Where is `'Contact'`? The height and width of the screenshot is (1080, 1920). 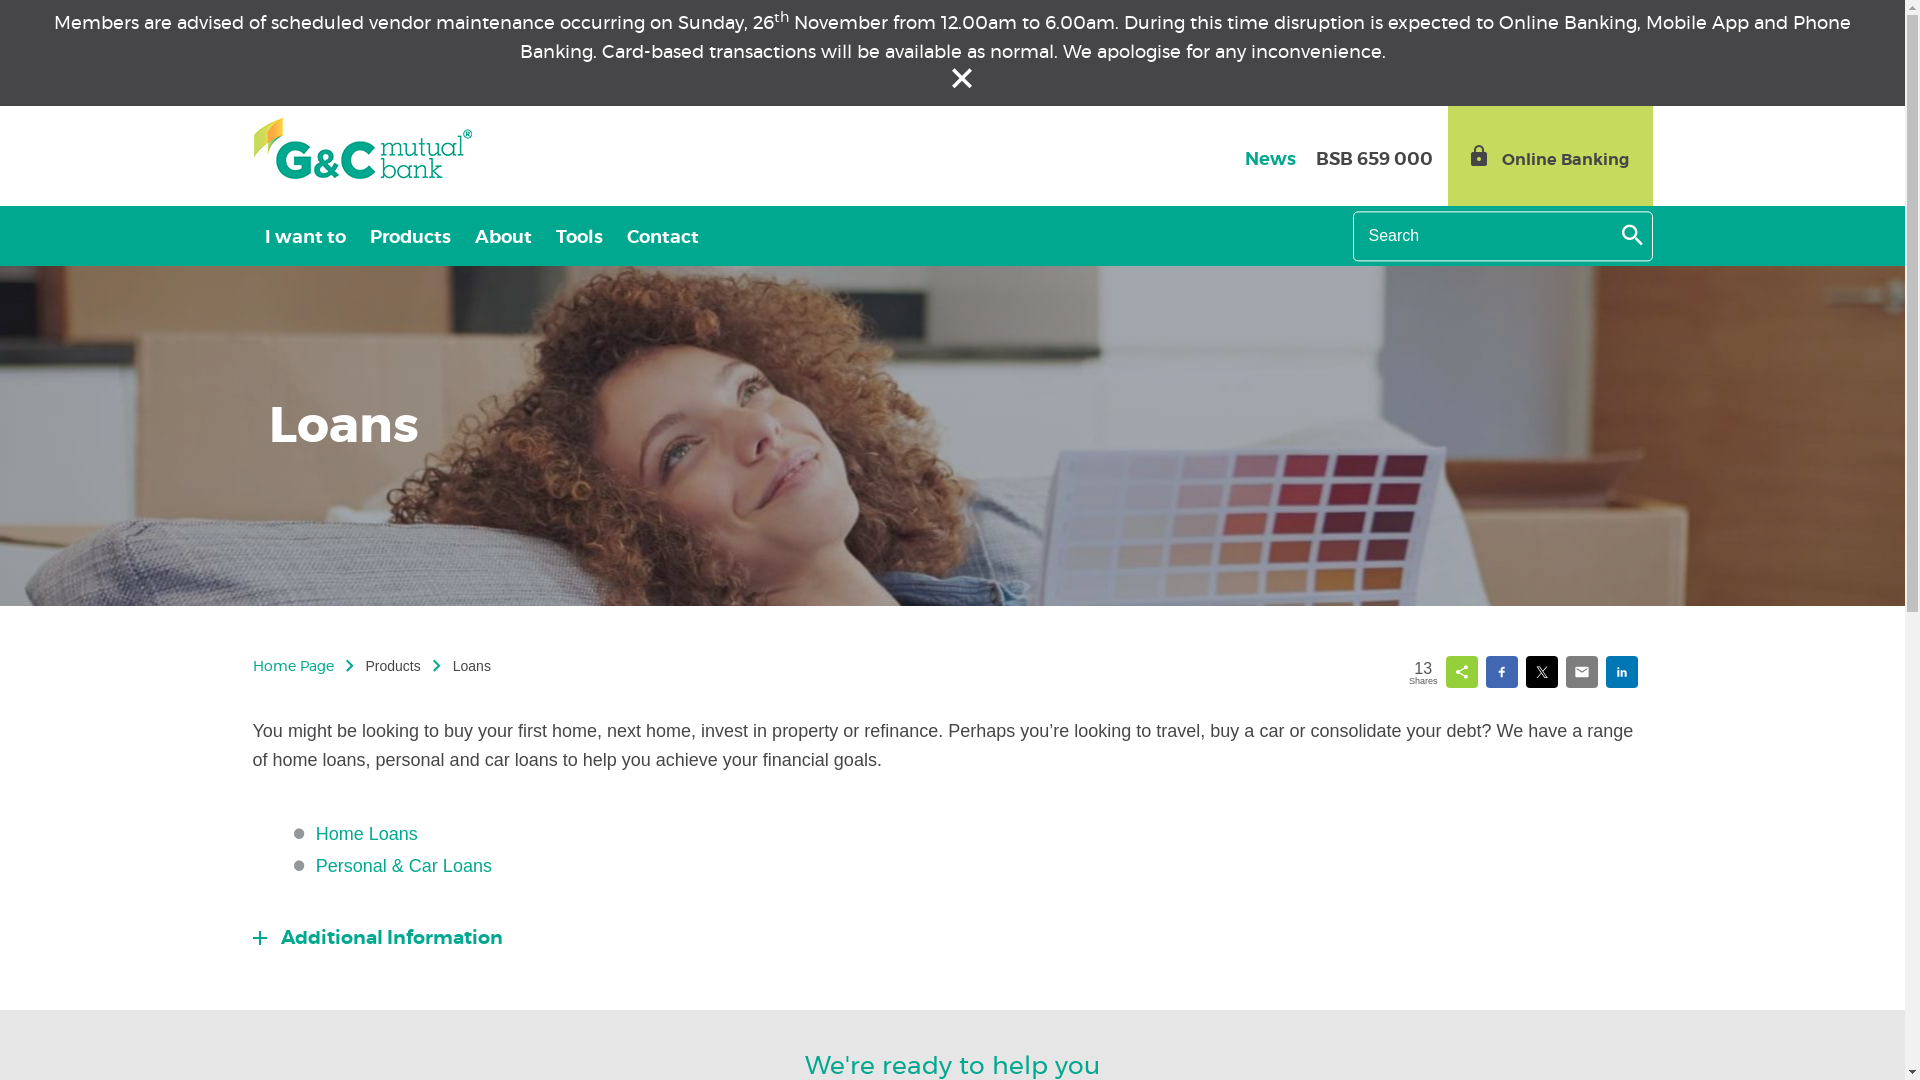
'Contact' is located at coordinates (662, 234).